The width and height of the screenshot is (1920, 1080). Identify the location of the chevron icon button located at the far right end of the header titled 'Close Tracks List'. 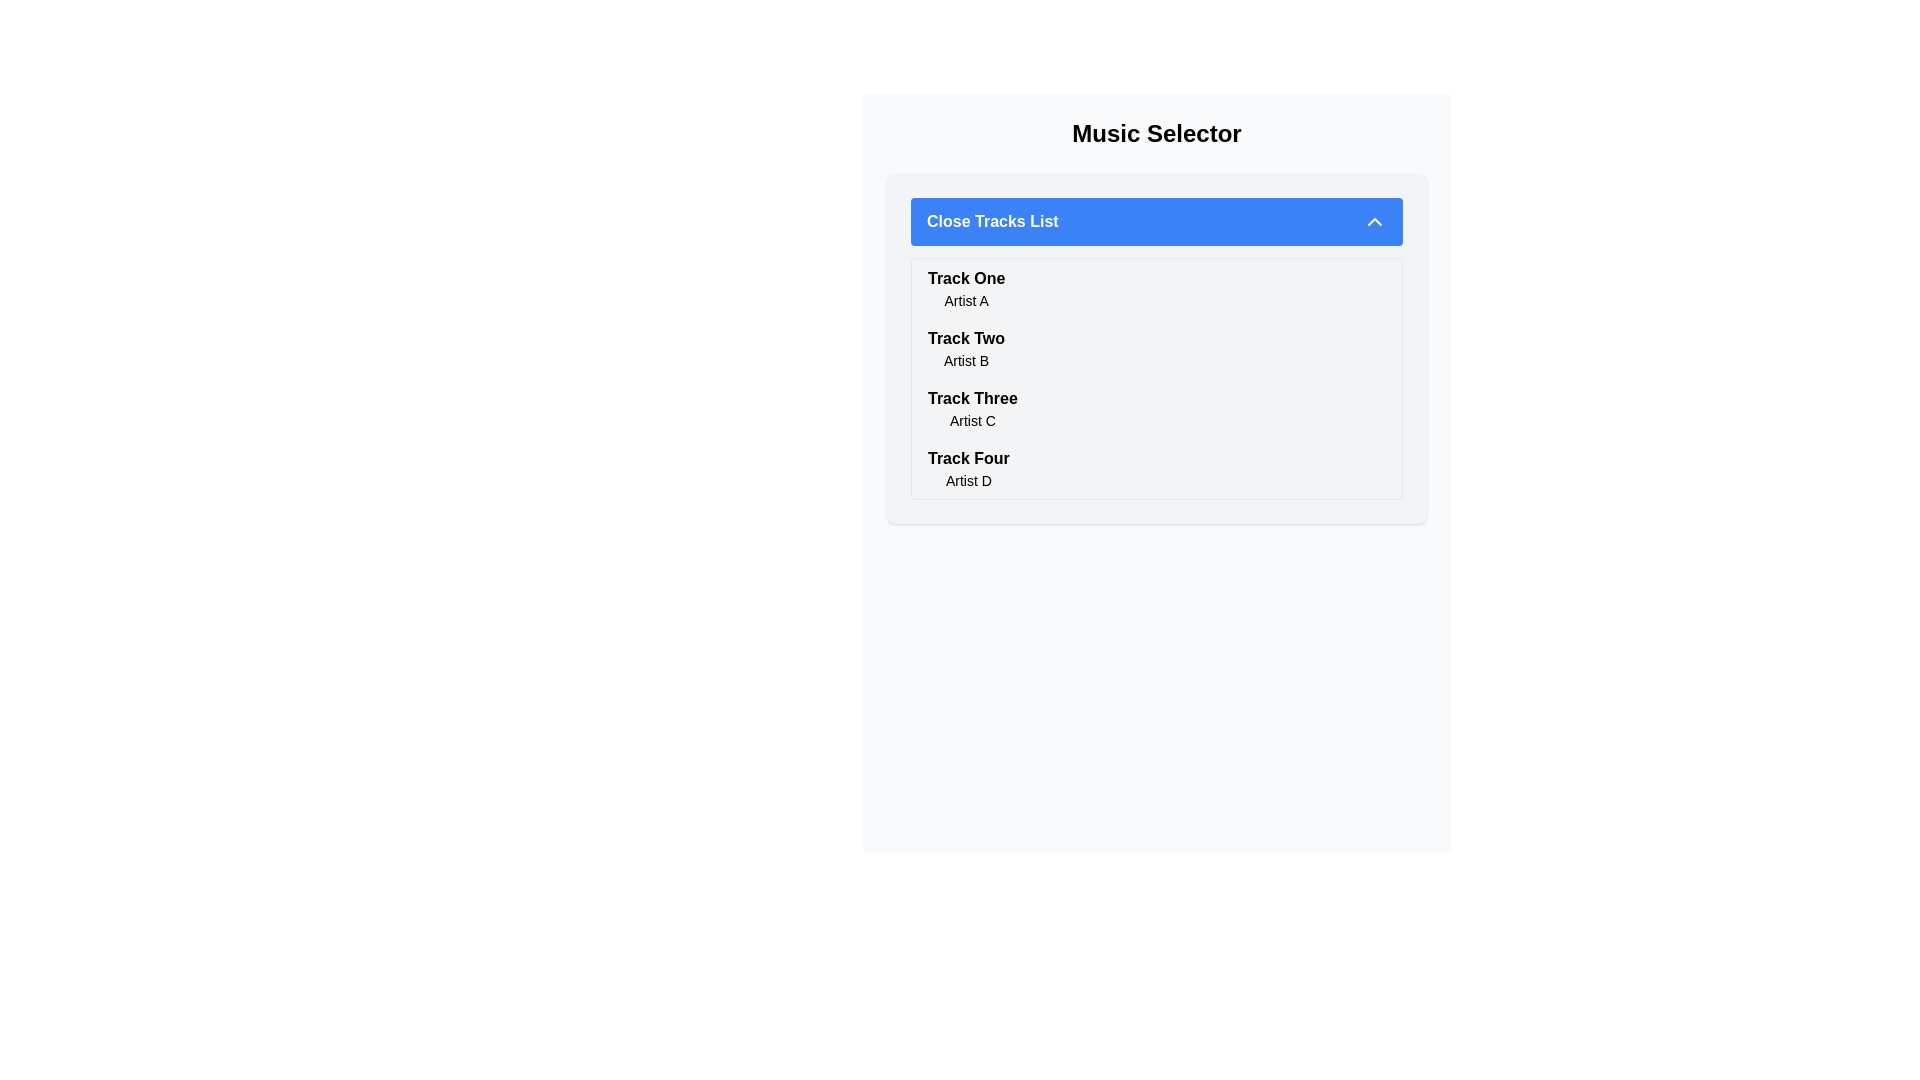
(1373, 222).